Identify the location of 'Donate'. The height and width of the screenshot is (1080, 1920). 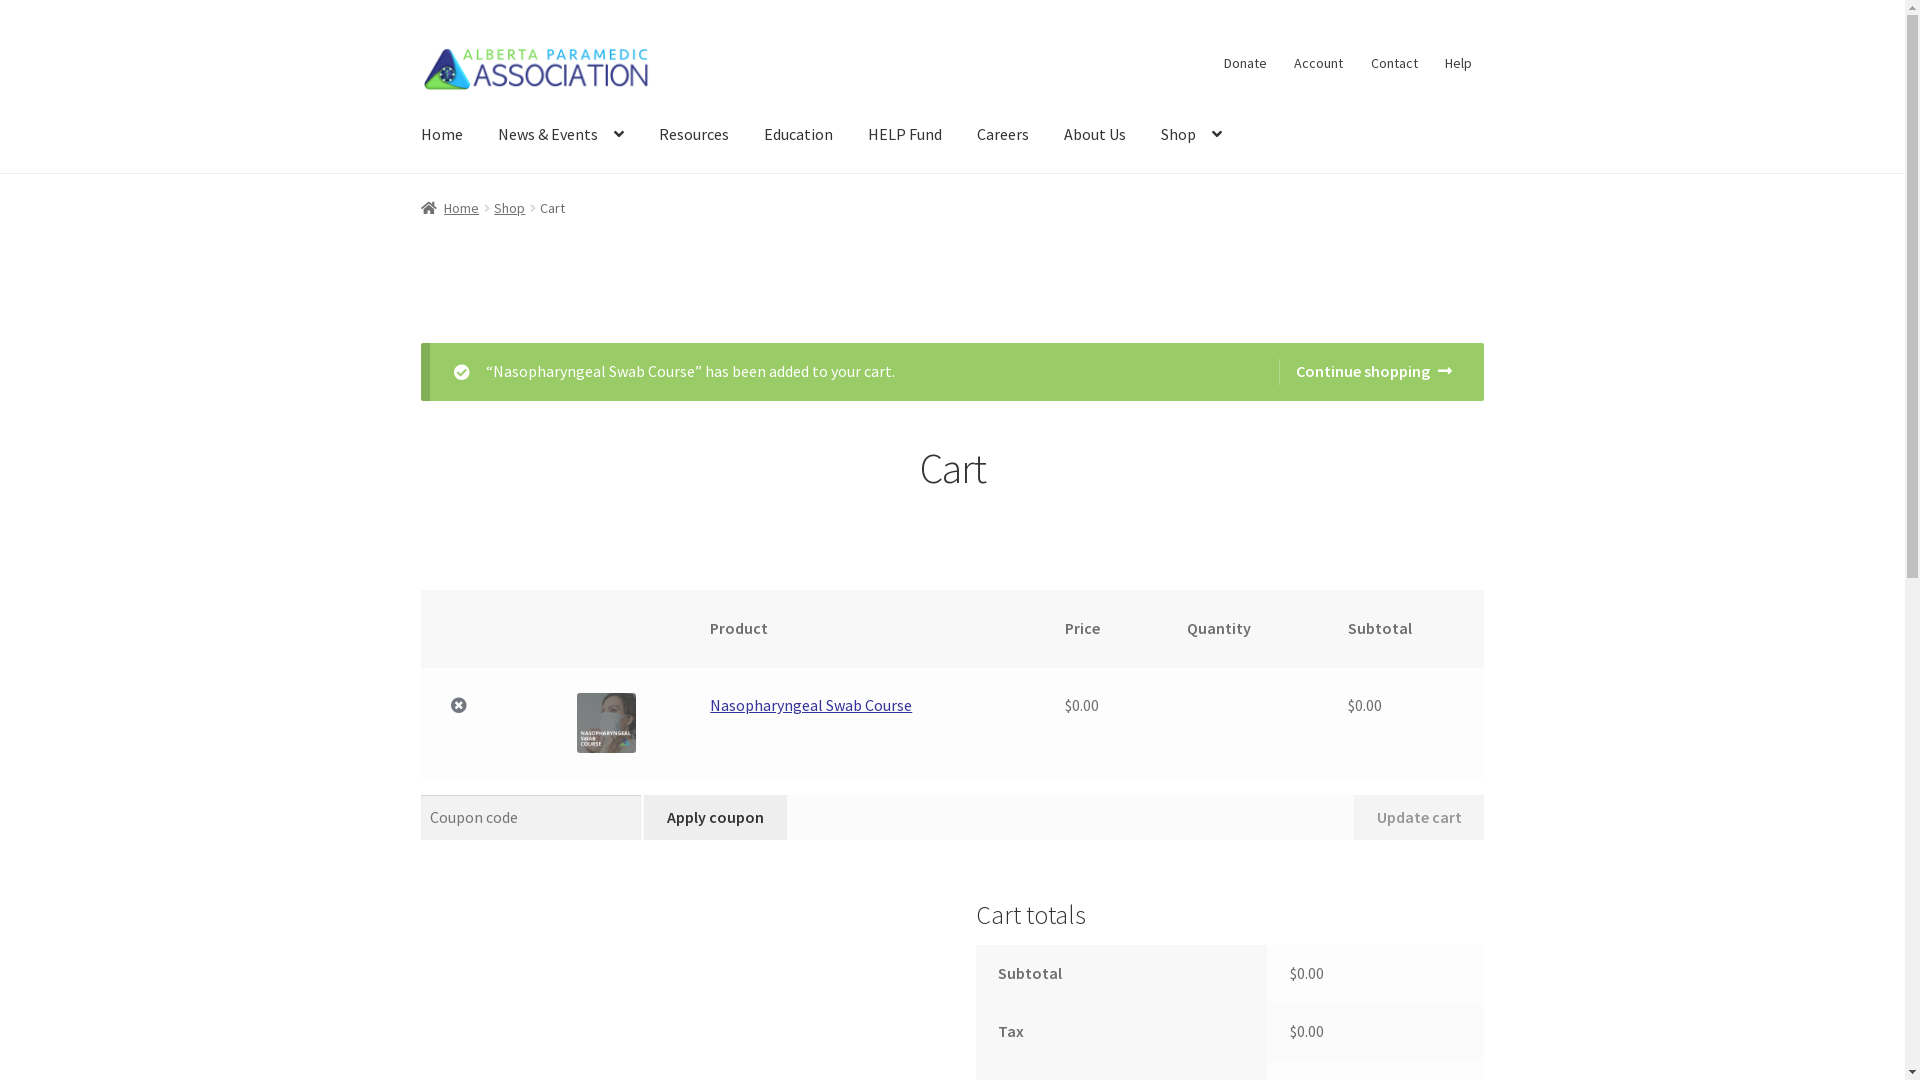
(1209, 61).